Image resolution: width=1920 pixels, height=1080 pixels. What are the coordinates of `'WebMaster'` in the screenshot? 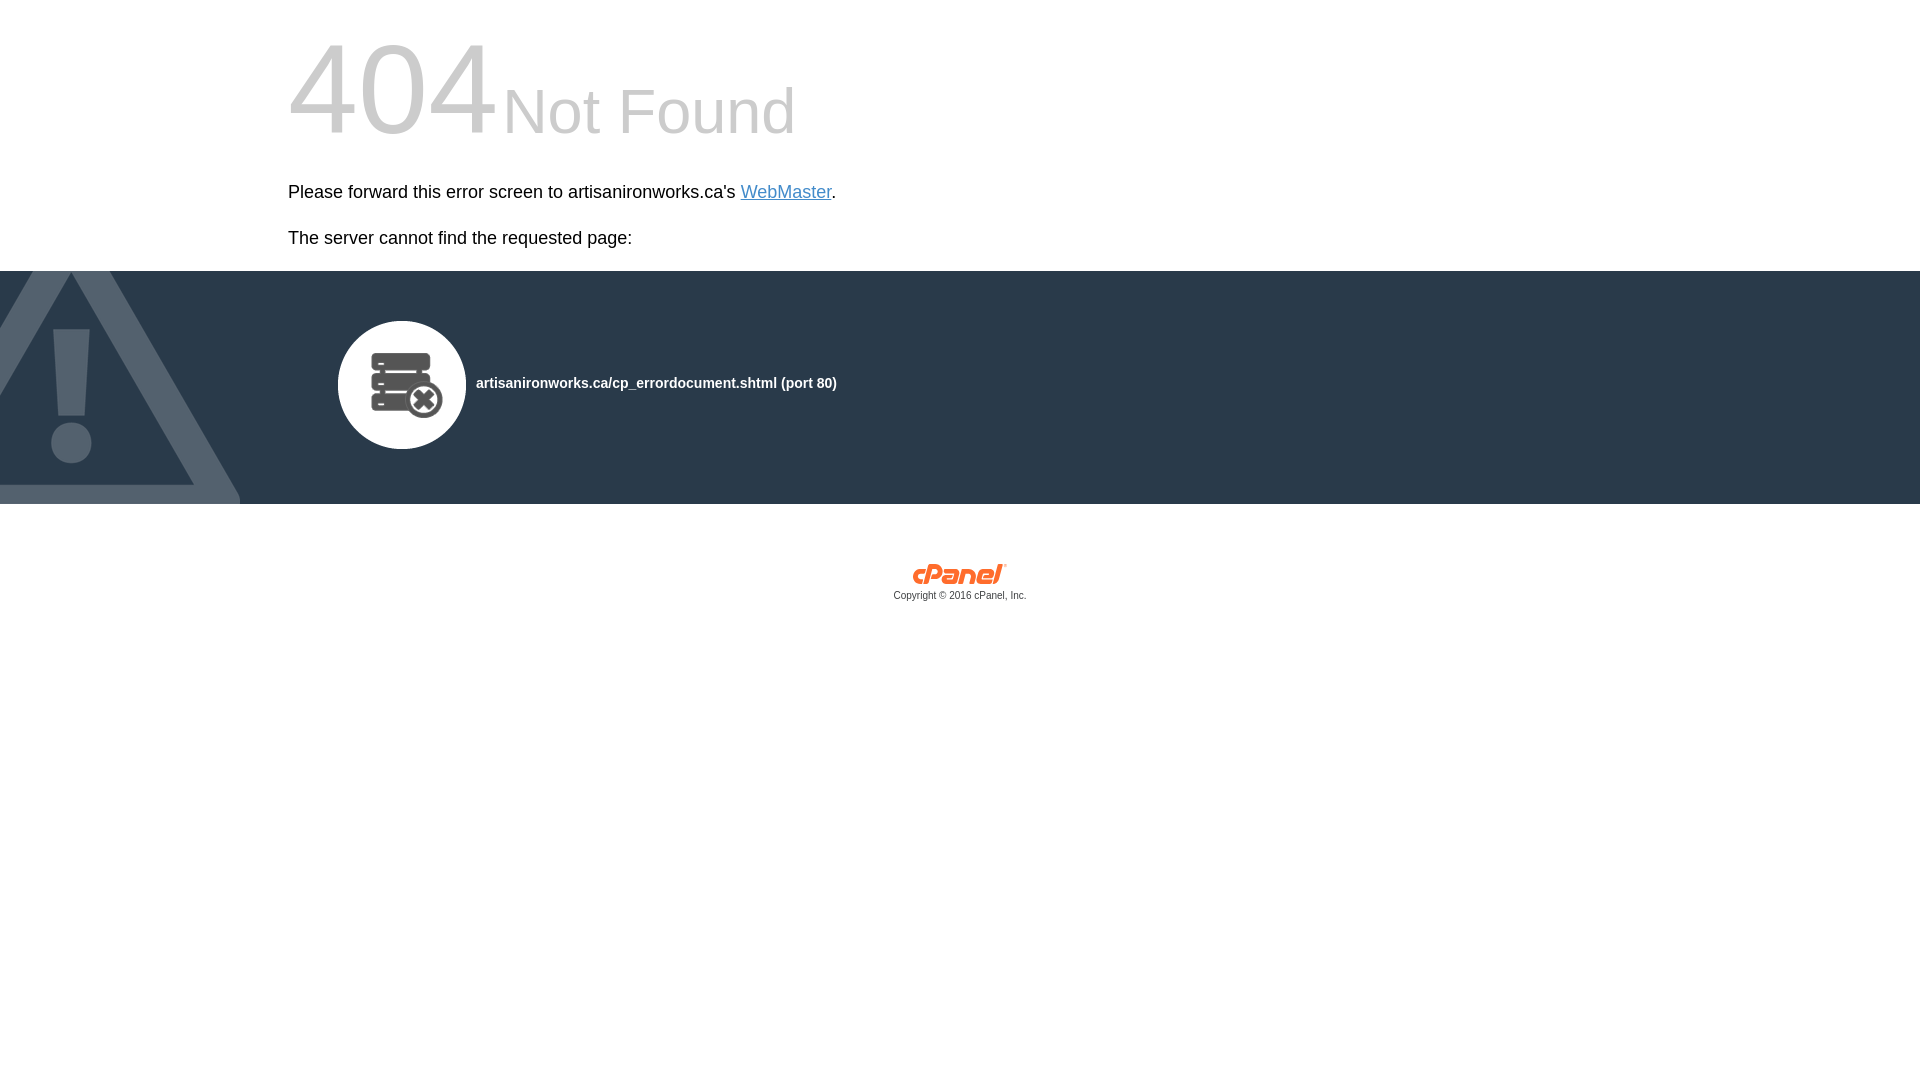 It's located at (785, 192).